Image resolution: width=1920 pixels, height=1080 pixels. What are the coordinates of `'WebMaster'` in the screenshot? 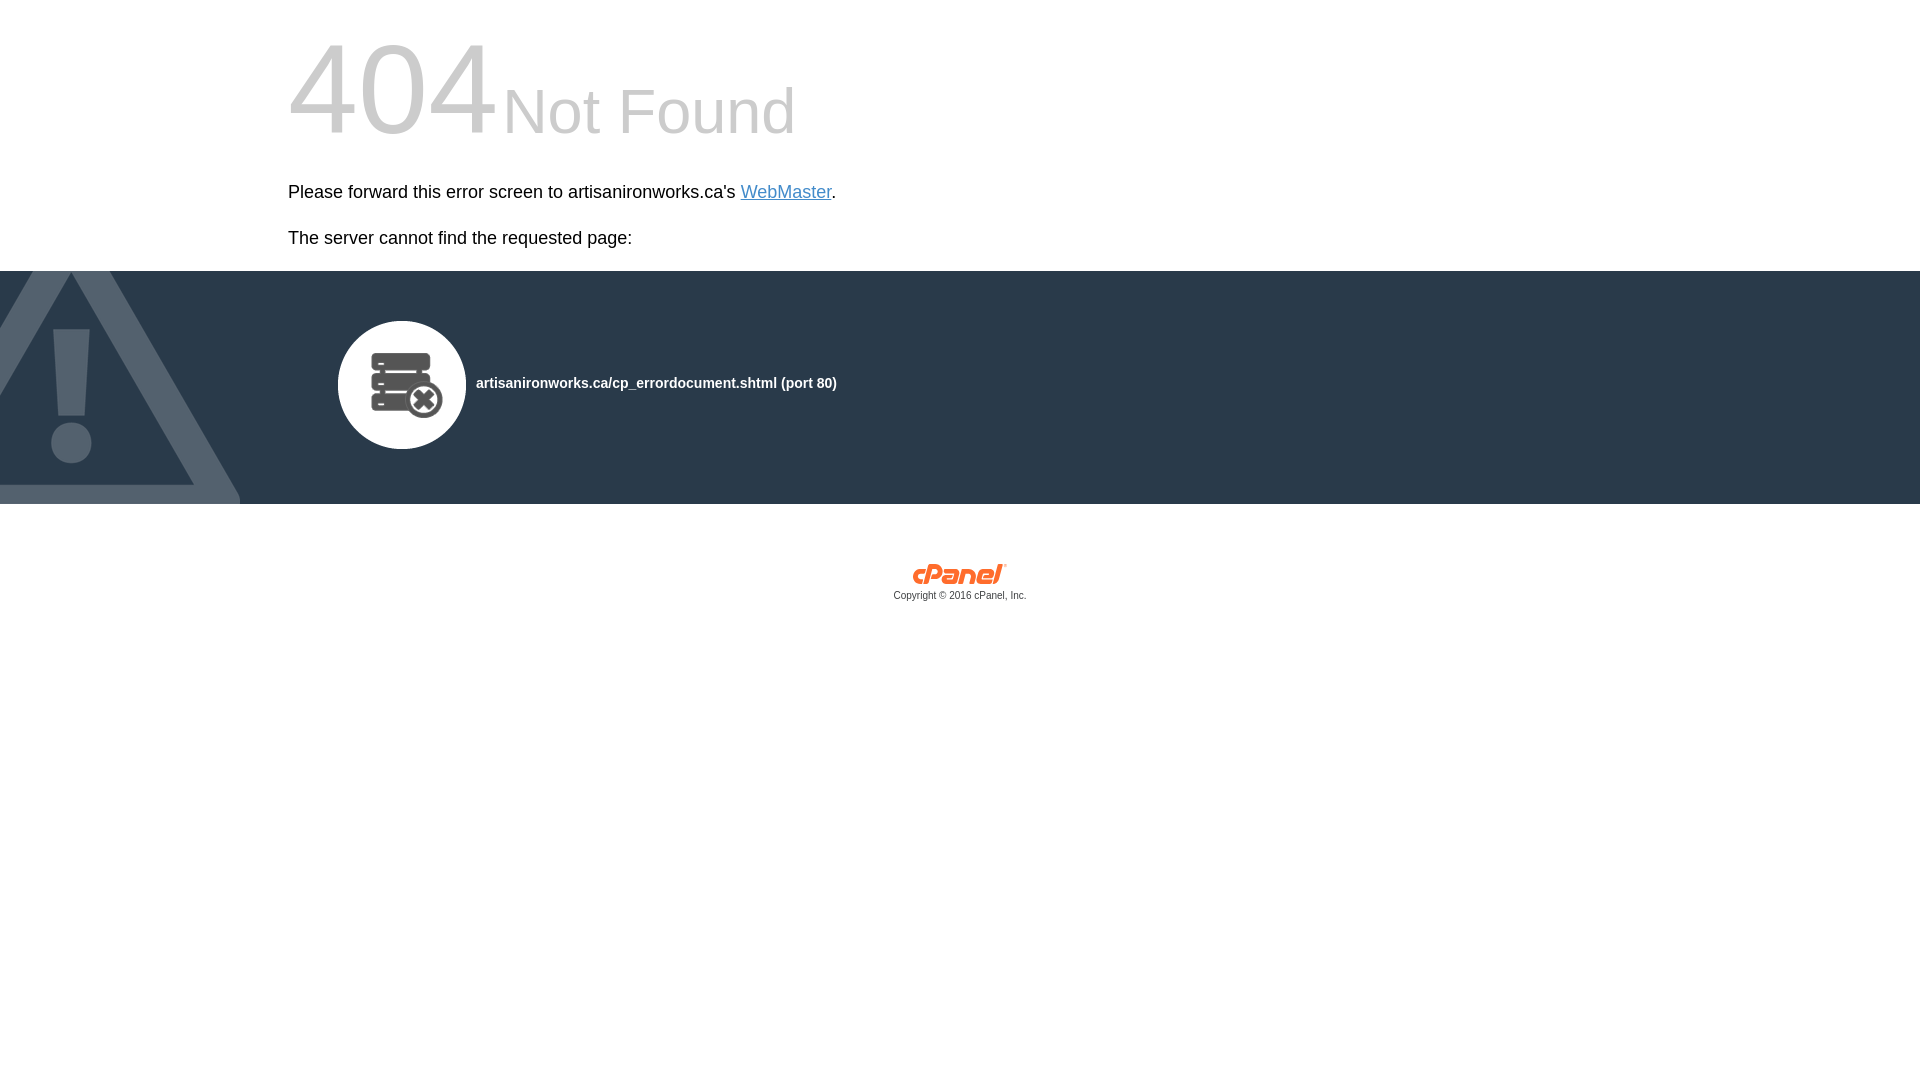 It's located at (785, 192).